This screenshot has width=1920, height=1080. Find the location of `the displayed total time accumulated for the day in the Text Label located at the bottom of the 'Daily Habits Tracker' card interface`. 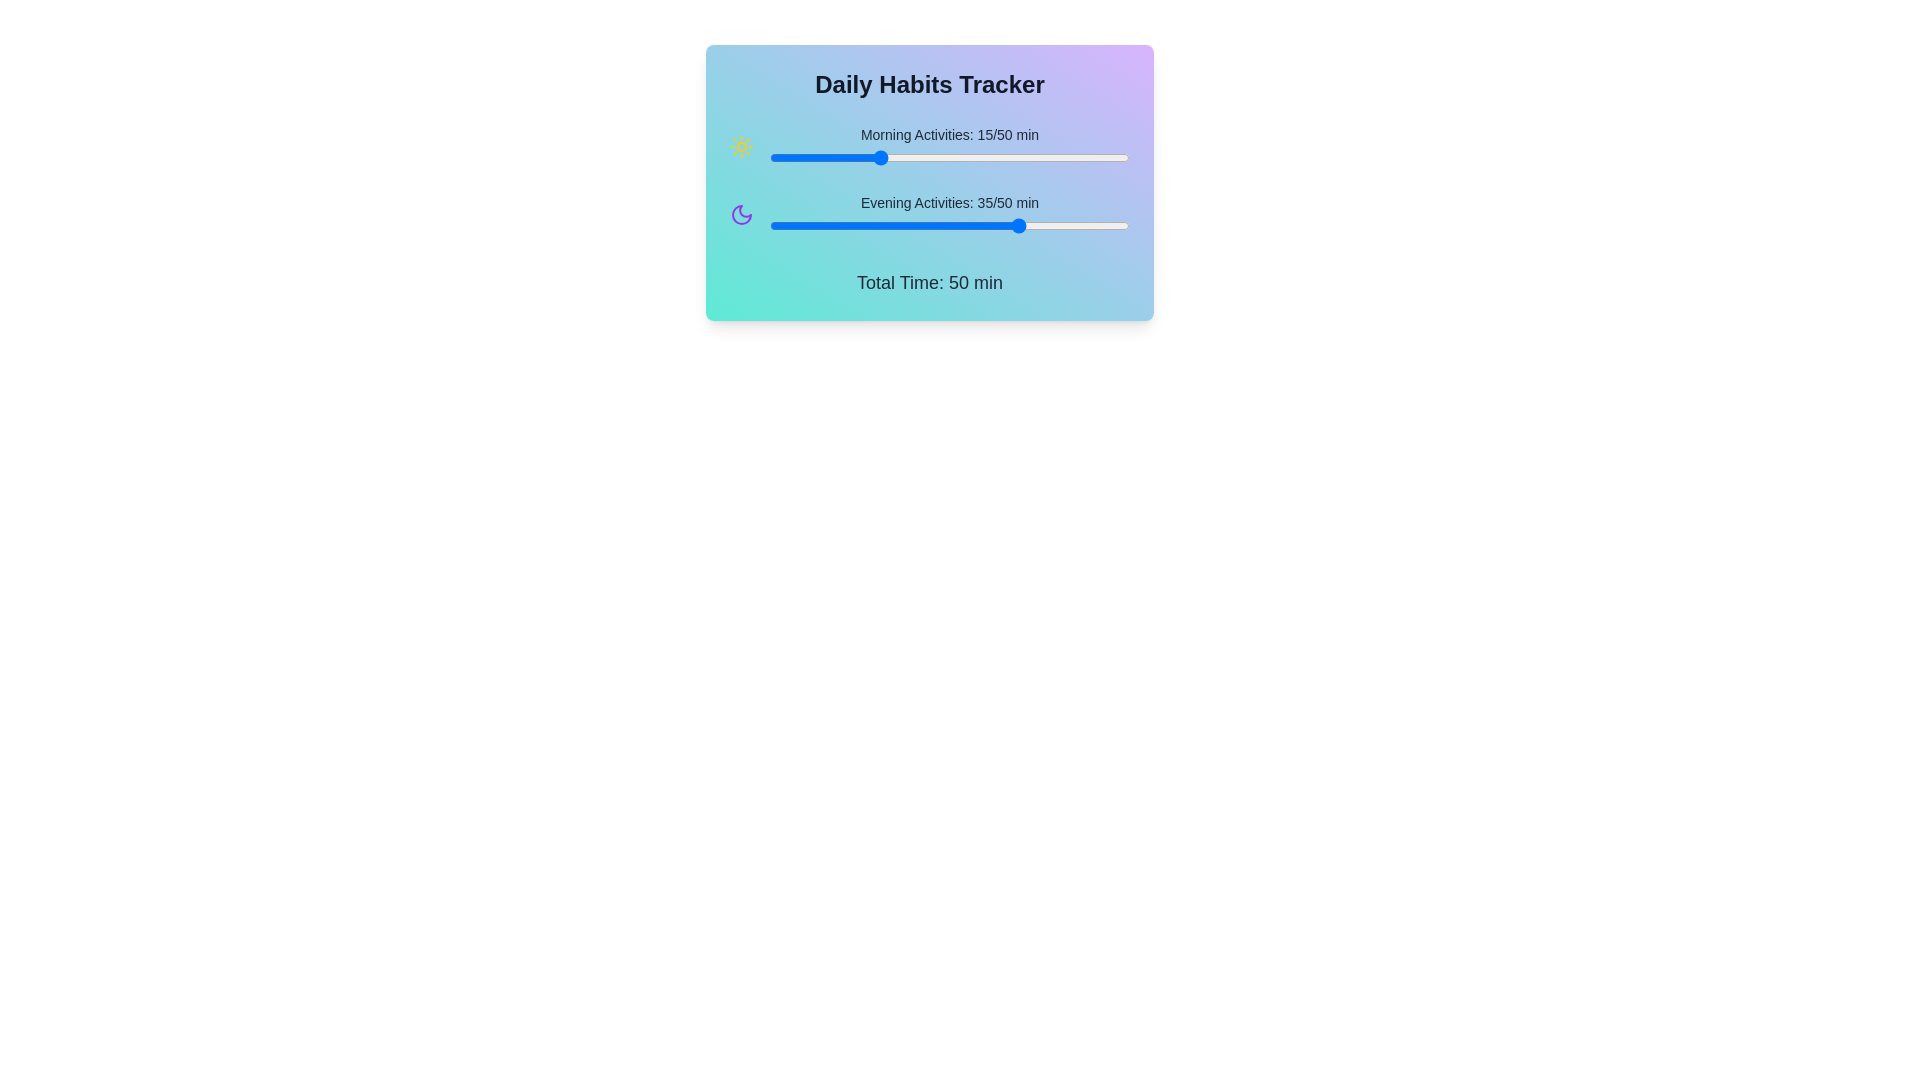

the displayed total time accumulated for the day in the Text Label located at the bottom of the 'Daily Habits Tracker' card interface is located at coordinates (929, 282).